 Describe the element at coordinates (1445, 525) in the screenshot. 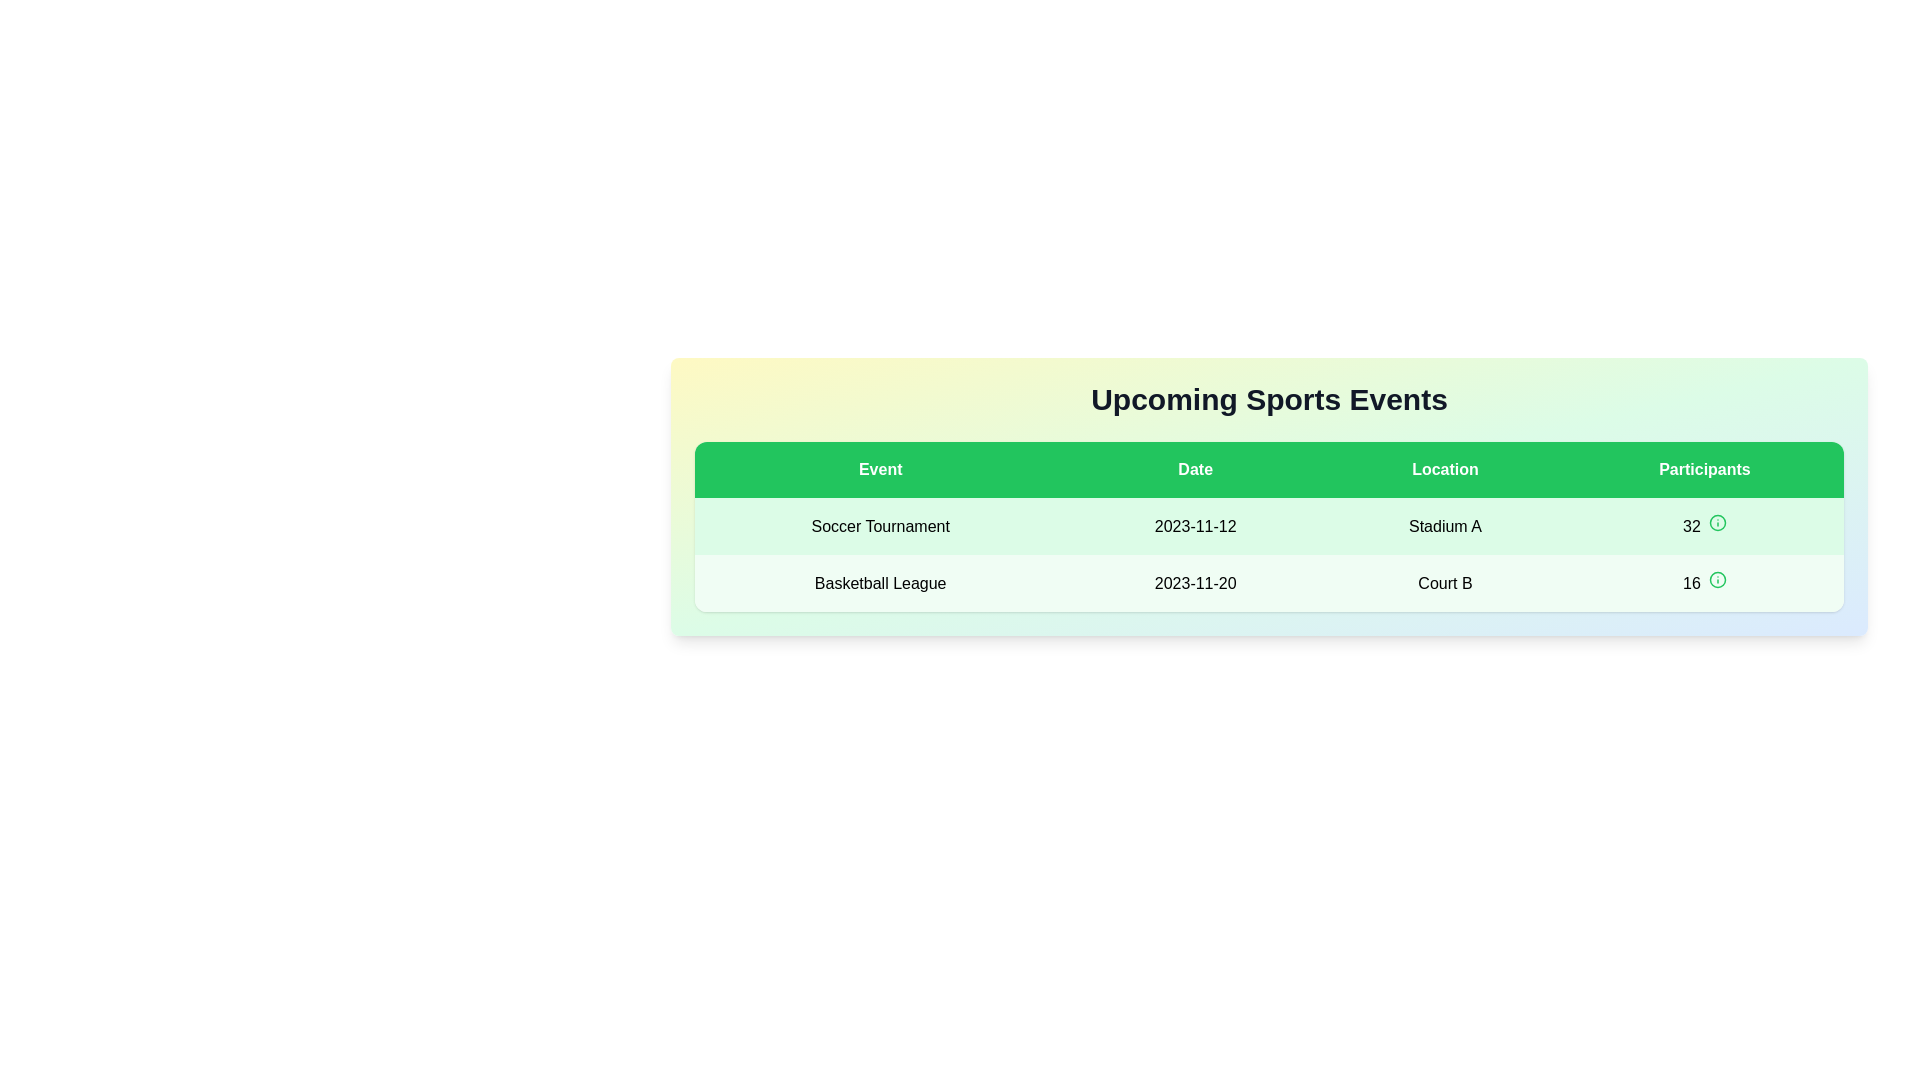

I see `the text label 'Stadium A' which is displayed in black bold font on a light-green background, part of a table under the 'Location' column` at that location.